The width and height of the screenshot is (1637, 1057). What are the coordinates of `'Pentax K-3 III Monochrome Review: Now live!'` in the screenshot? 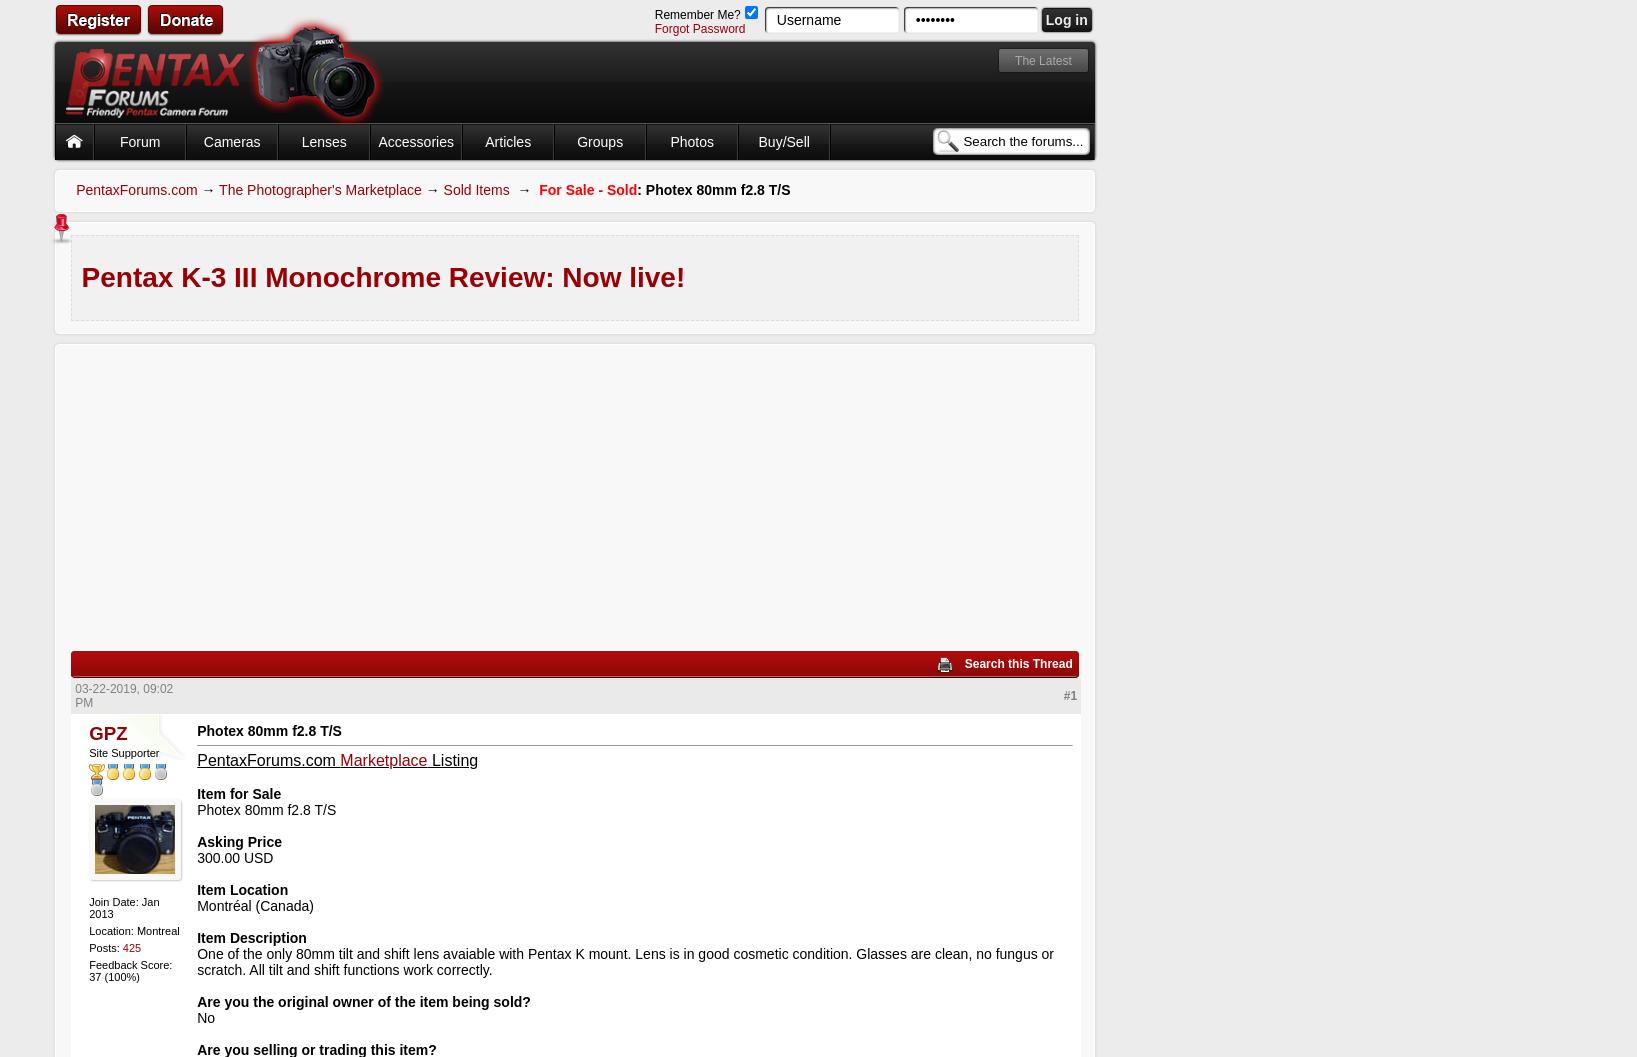 It's located at (382, 275).